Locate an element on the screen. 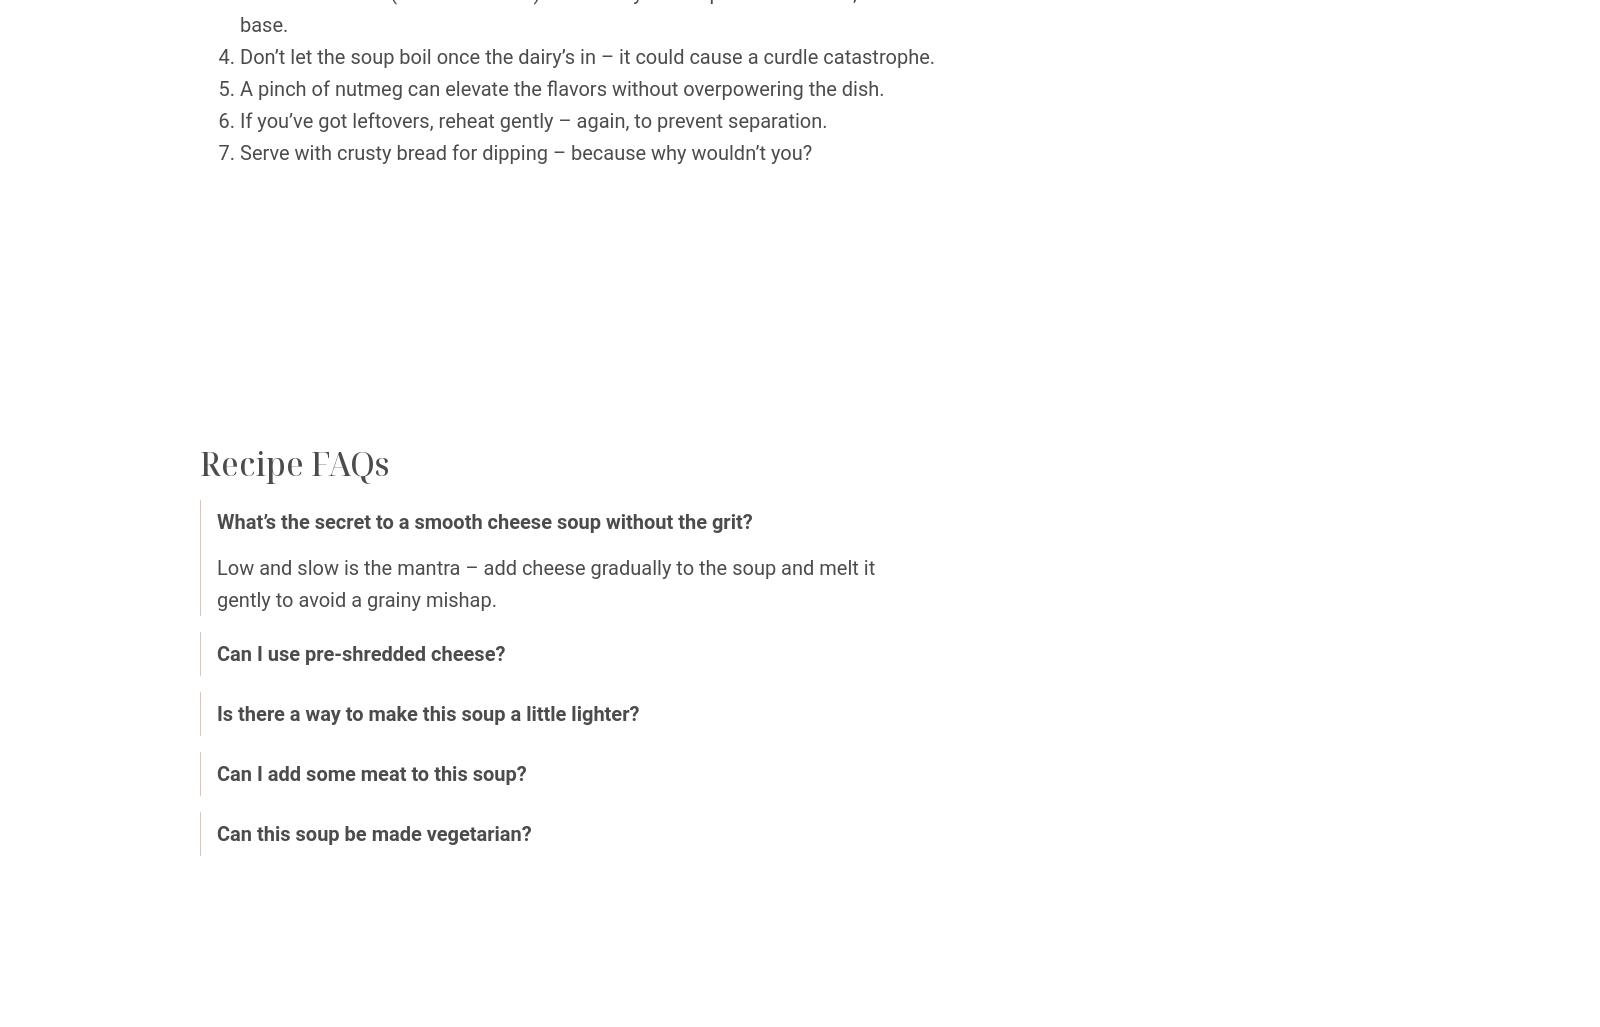 The height and width of the screenshot is (1027, 1600). 'Recipe FAQs' is located at coordinates (294, 463).